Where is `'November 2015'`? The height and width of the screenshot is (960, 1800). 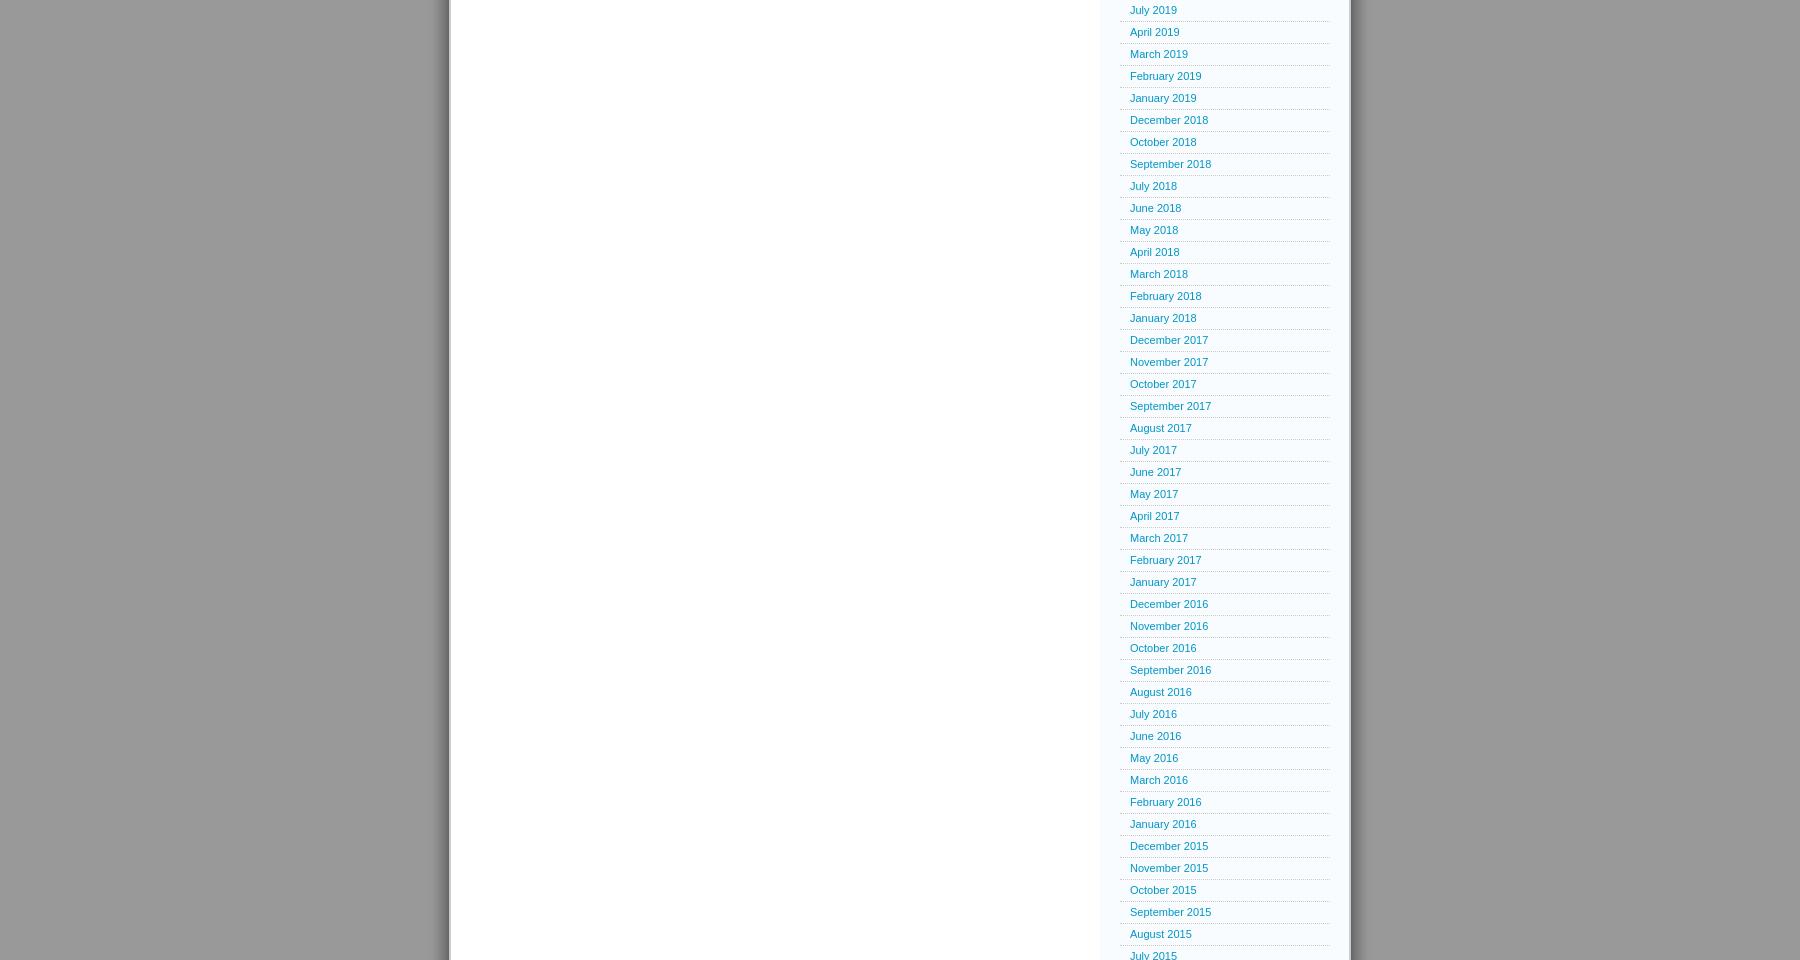 'November 2015' is located at coordinates (1167, 867).